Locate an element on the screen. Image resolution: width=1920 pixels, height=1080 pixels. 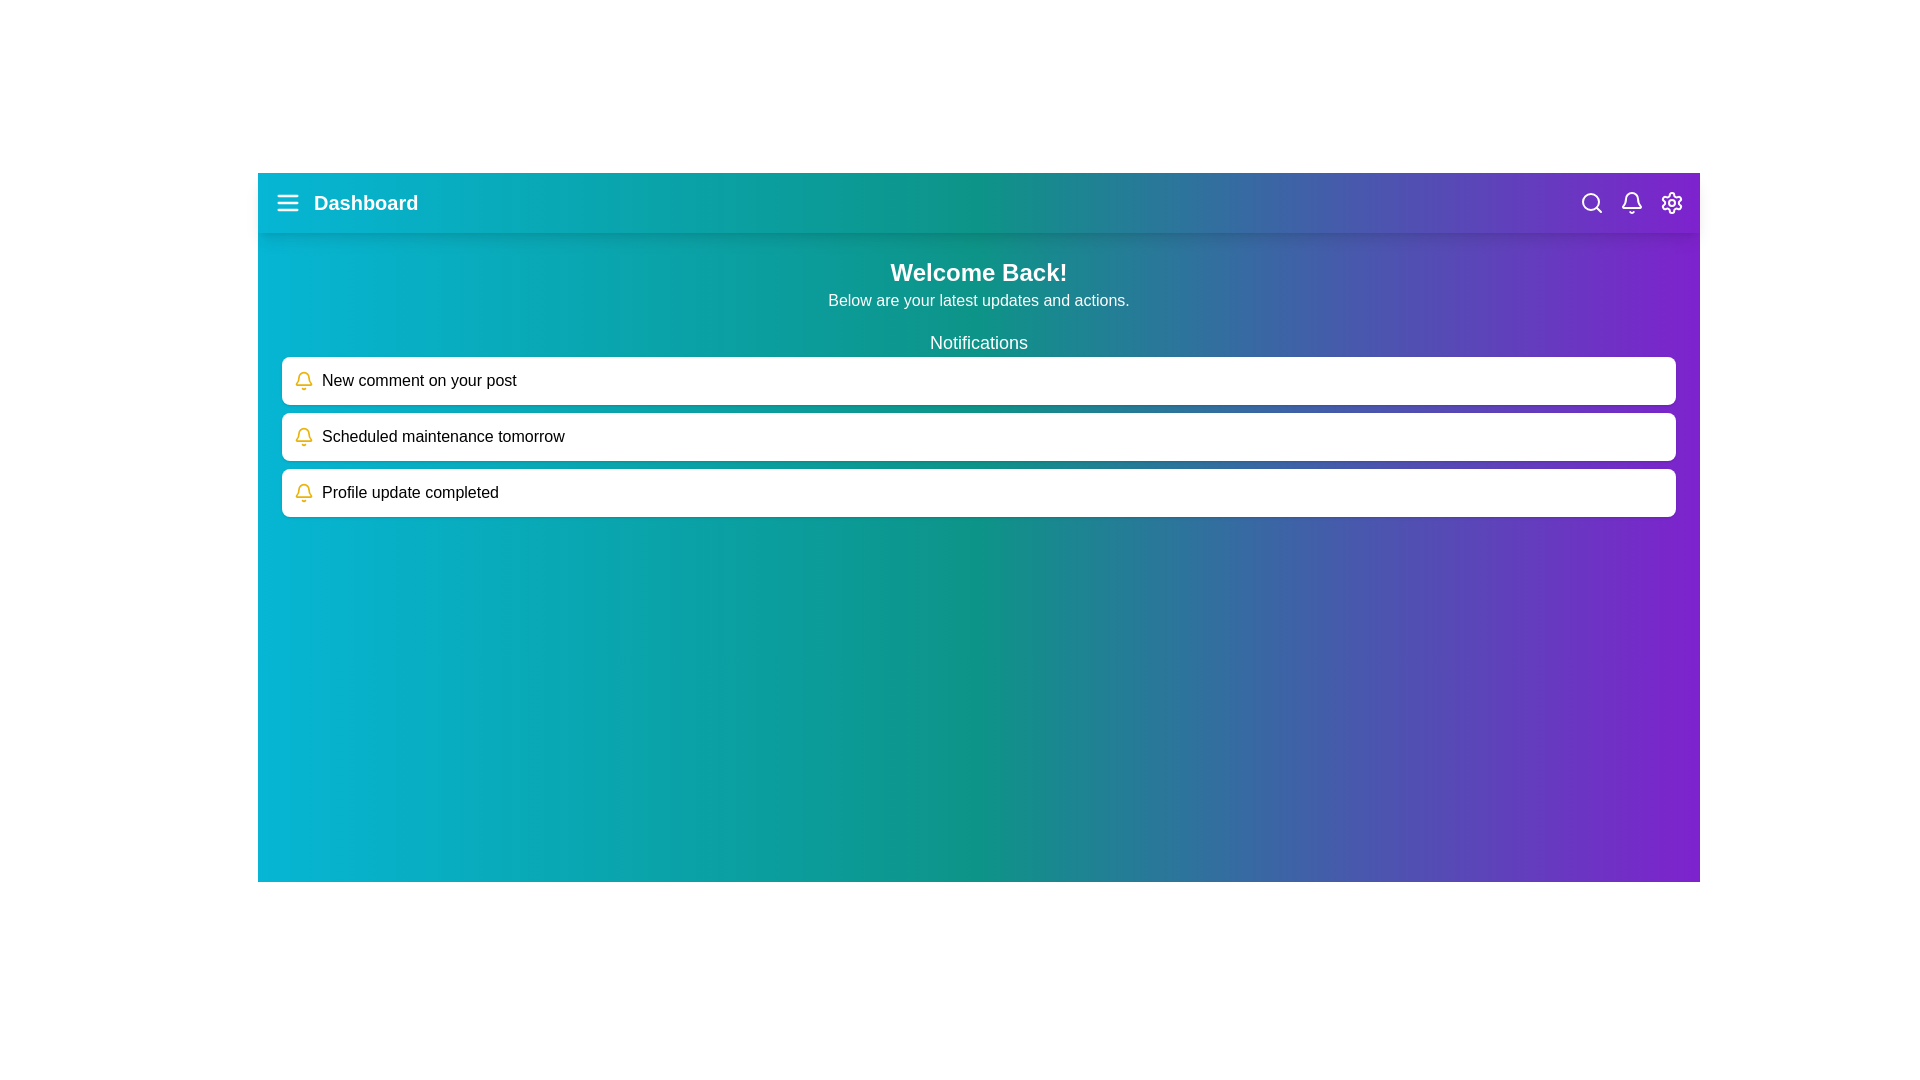
the menu icon to open the navigation menu is located at coordinates (287, 203).